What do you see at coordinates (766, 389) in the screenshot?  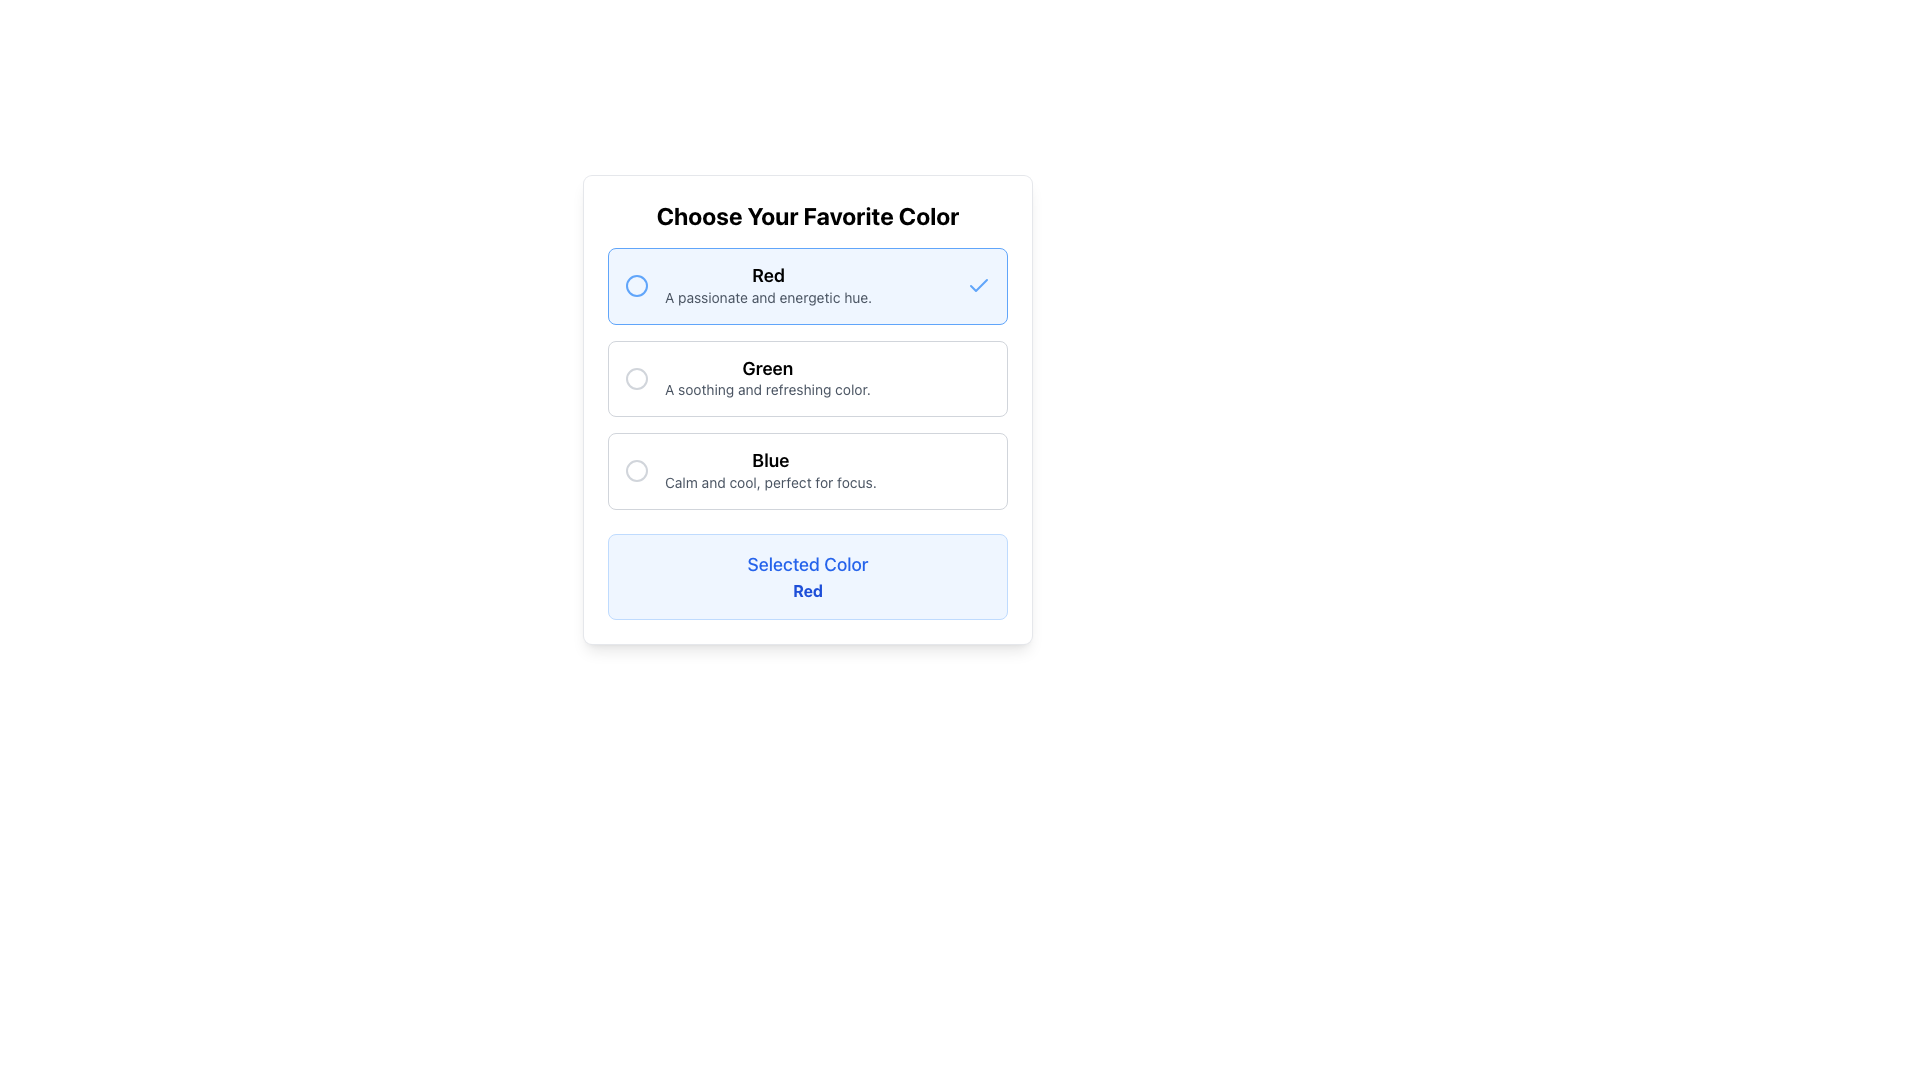 I see `the static text element displaying 'A soothing and refreshing color.' which is located below the heading 'Green' in the list box` at bounding box center [766, 389].